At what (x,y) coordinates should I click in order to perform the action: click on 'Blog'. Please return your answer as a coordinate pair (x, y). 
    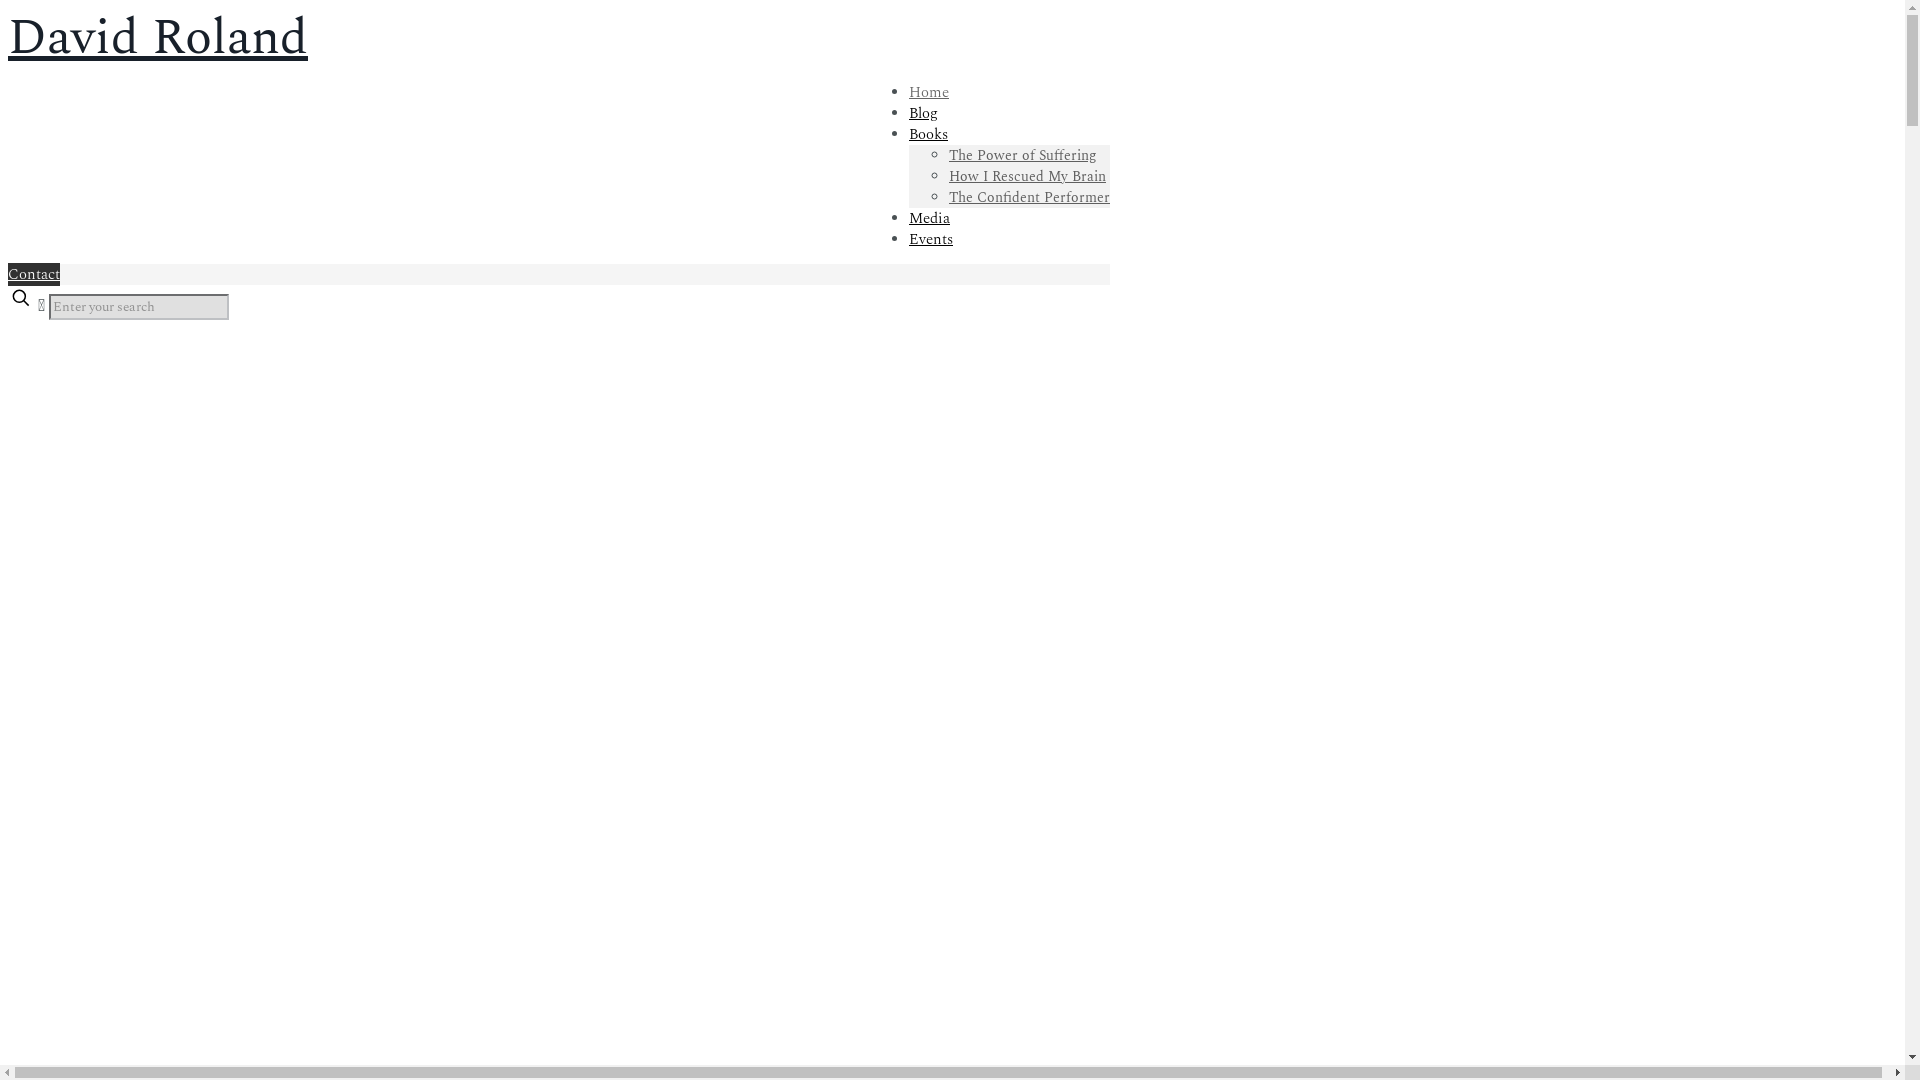
    Looking at the image, I should click on (922, 113).